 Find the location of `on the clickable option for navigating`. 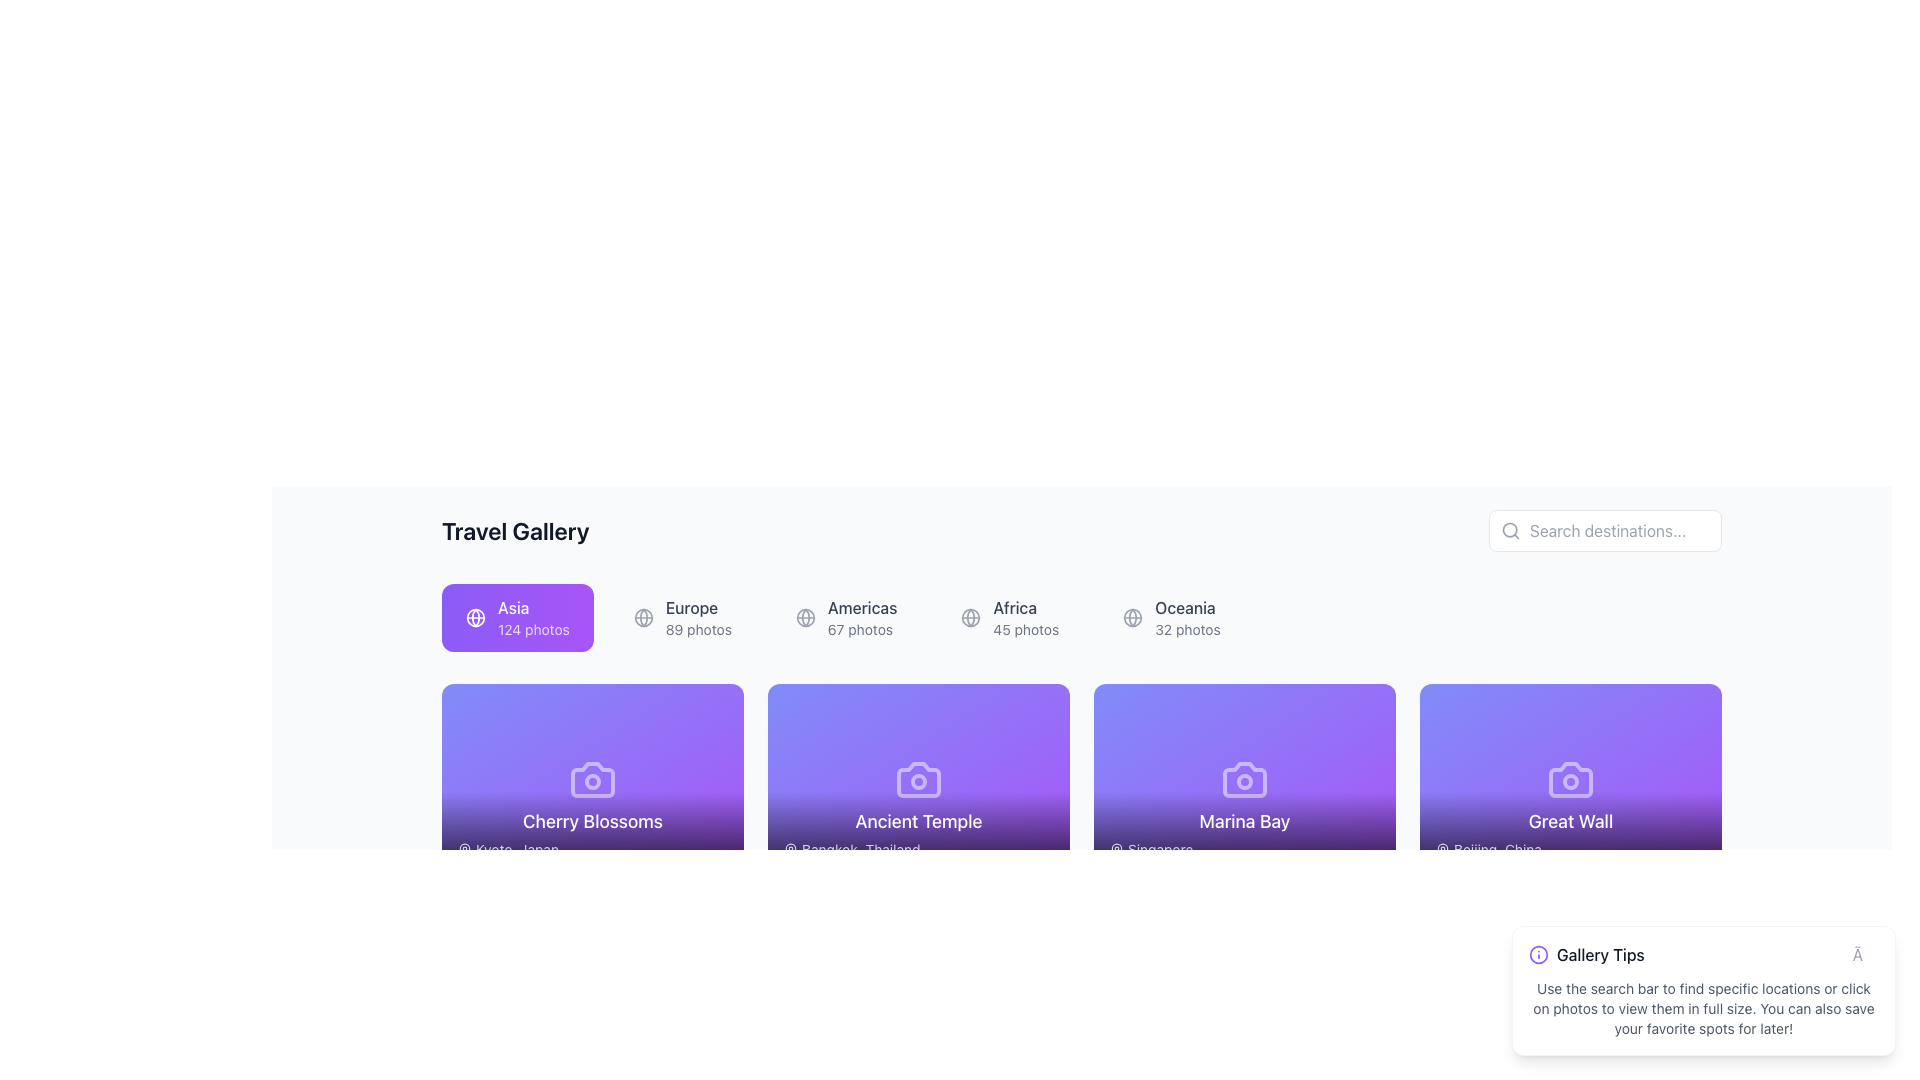

on the clickable option for navigating is located at coordinates (862, 616).